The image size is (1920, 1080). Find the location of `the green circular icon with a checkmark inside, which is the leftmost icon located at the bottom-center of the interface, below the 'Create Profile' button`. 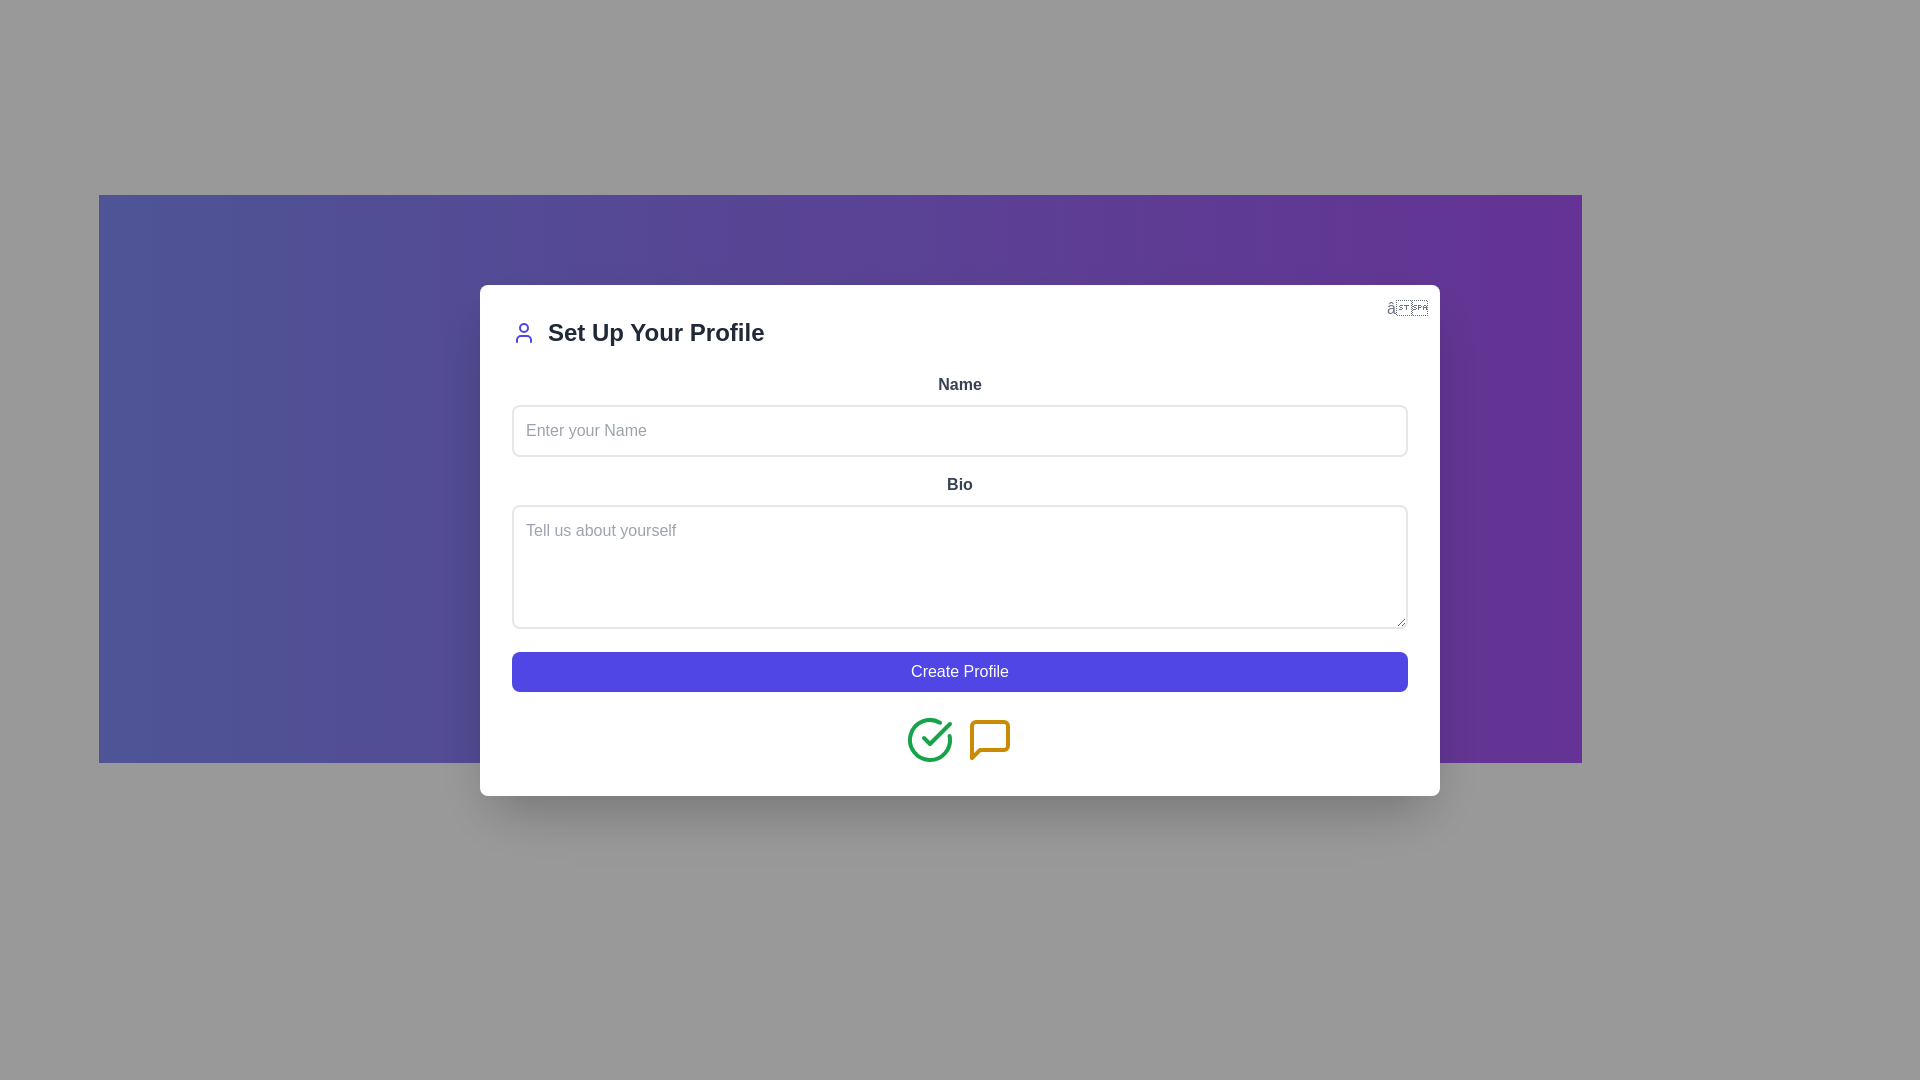

the green circular icon with a checkmark inside, which is the leftmost icon located at the bottom-center of the interface, below the 'Create Profile' button is located at coordinates (929, 739).